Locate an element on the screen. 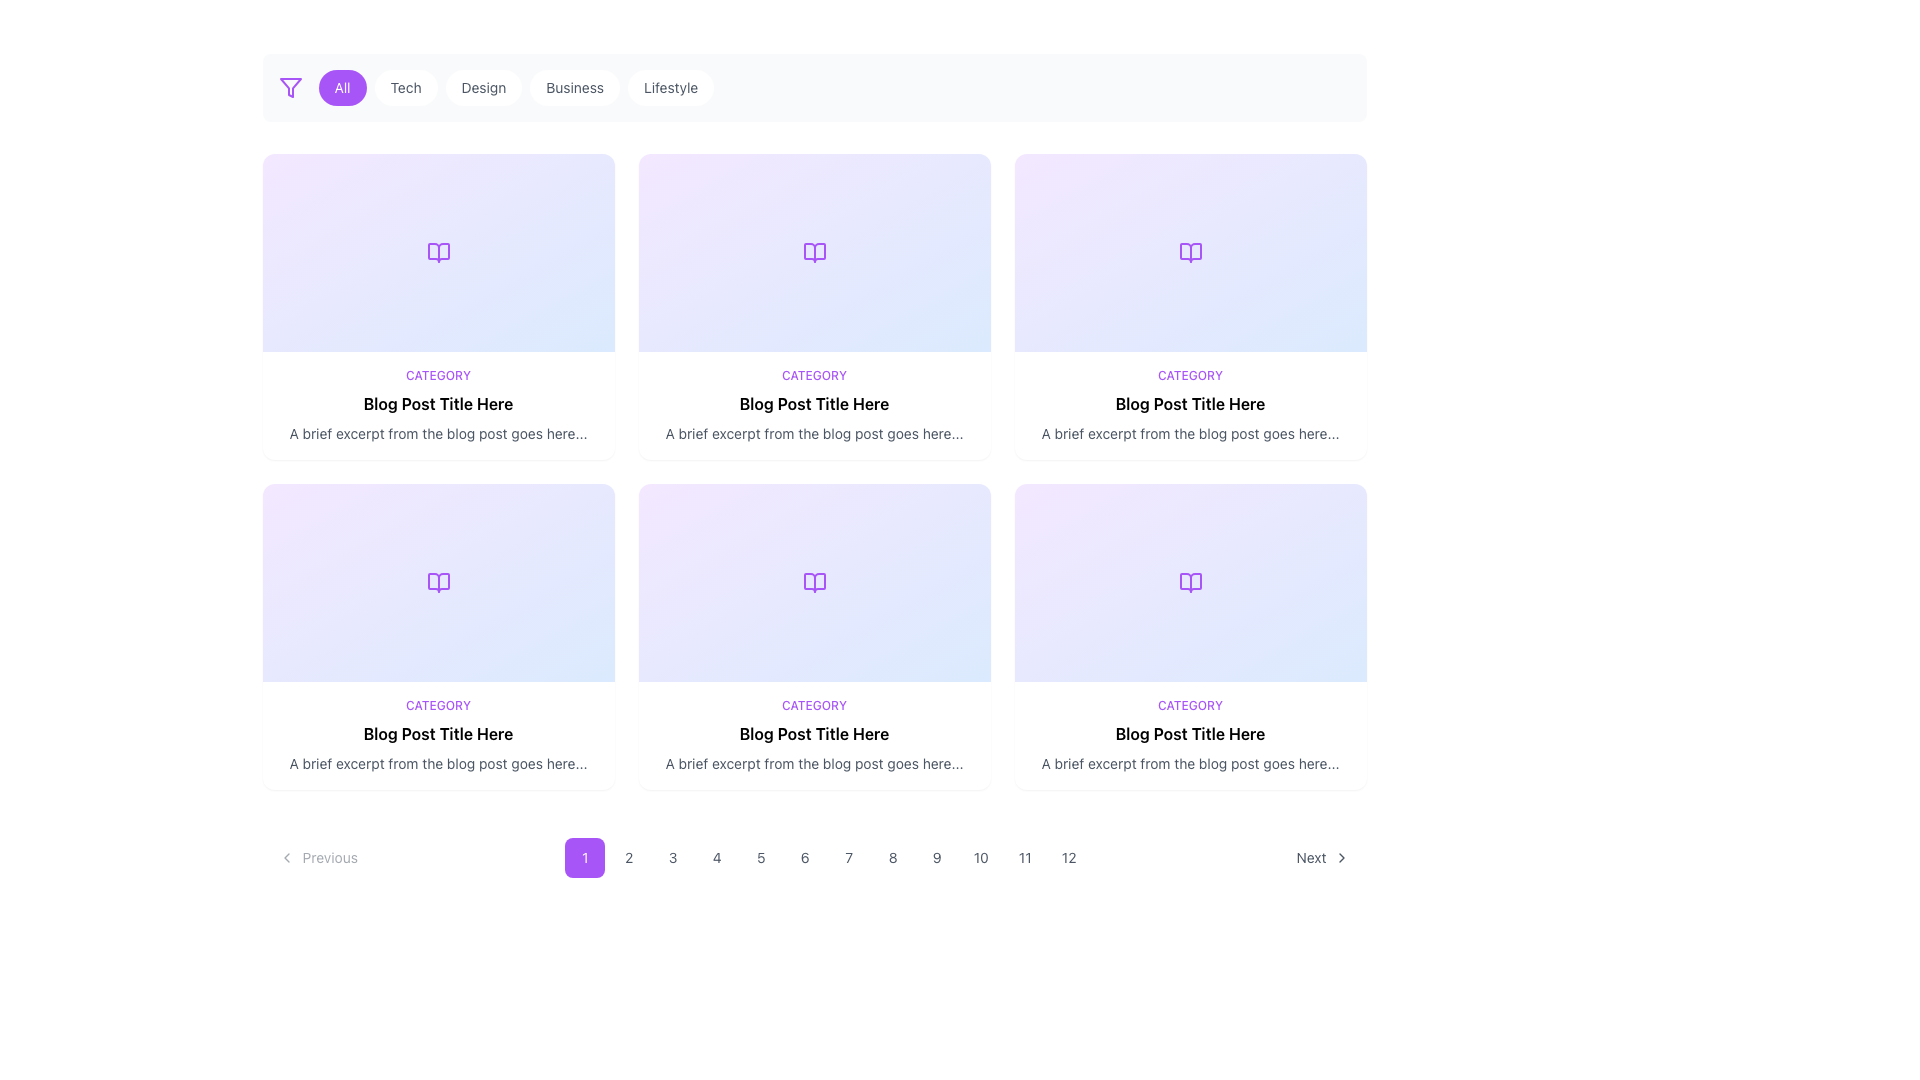 The height and width of the screenshot is (1080, 1920). the Content block or preview card located in the second row and third column of the grid layout is located at coordinates (814, 736).